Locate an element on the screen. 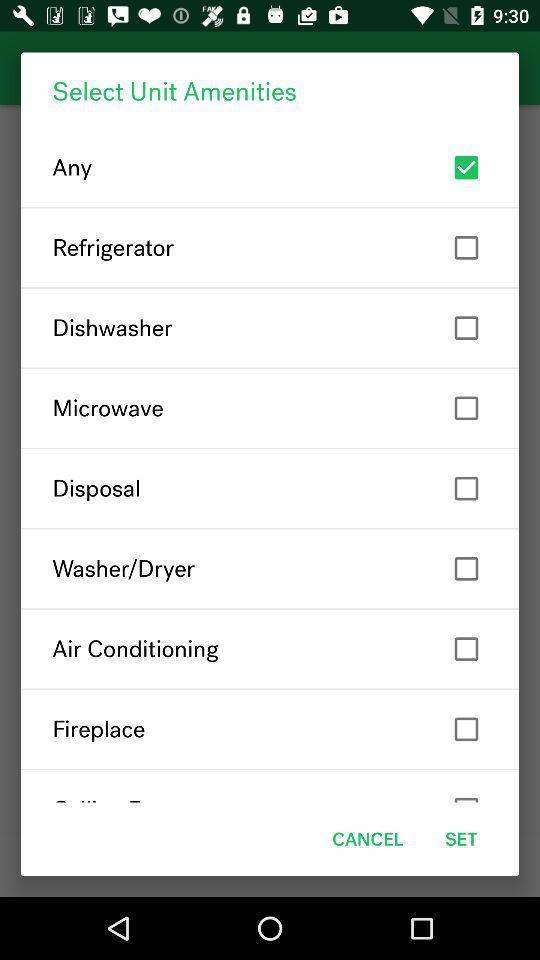 The height and width of the screenshot is (960, 540). item below refrigerator is located at coordinates (270, 328).